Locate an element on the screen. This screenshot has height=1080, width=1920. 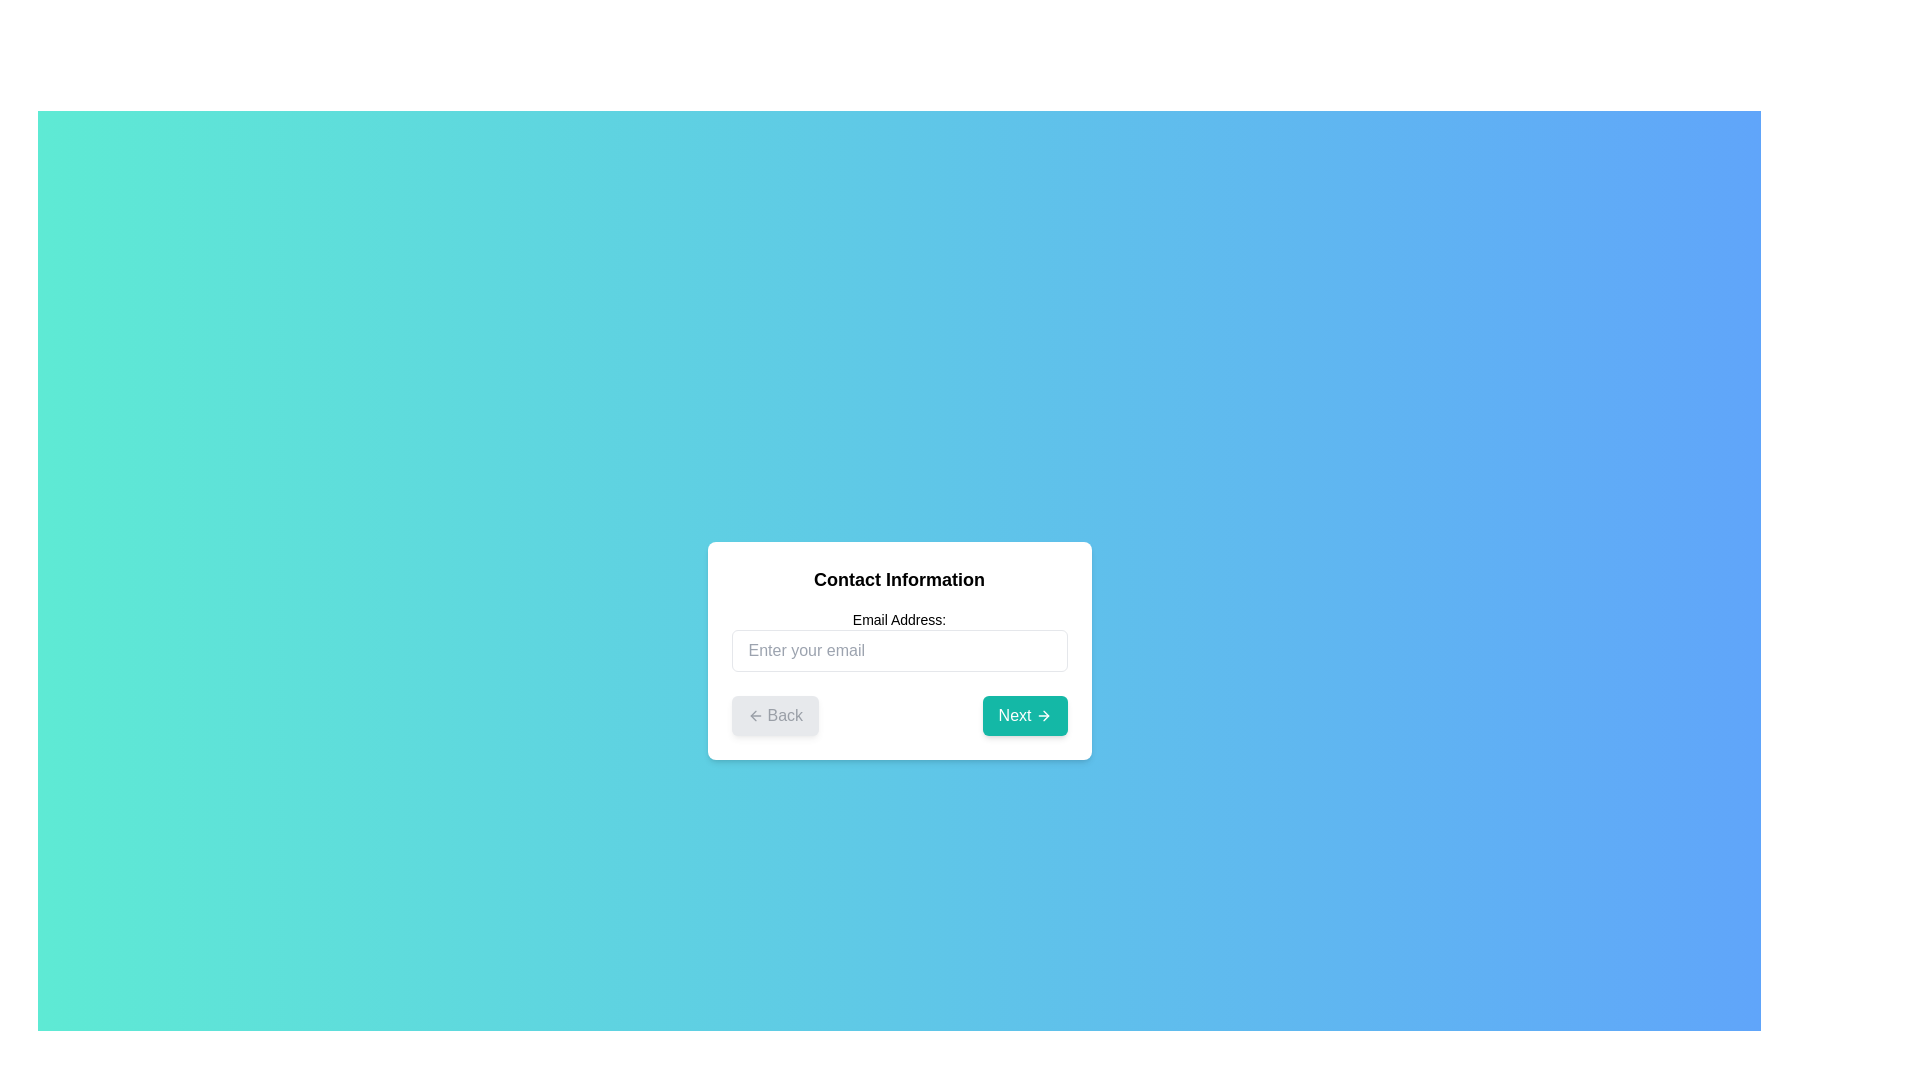
the 'Next' button, which is a teal rectangular button located at the bottom-right corner of a translucent white modal, to proceed to the next step is located at coordinates (1042, 715).